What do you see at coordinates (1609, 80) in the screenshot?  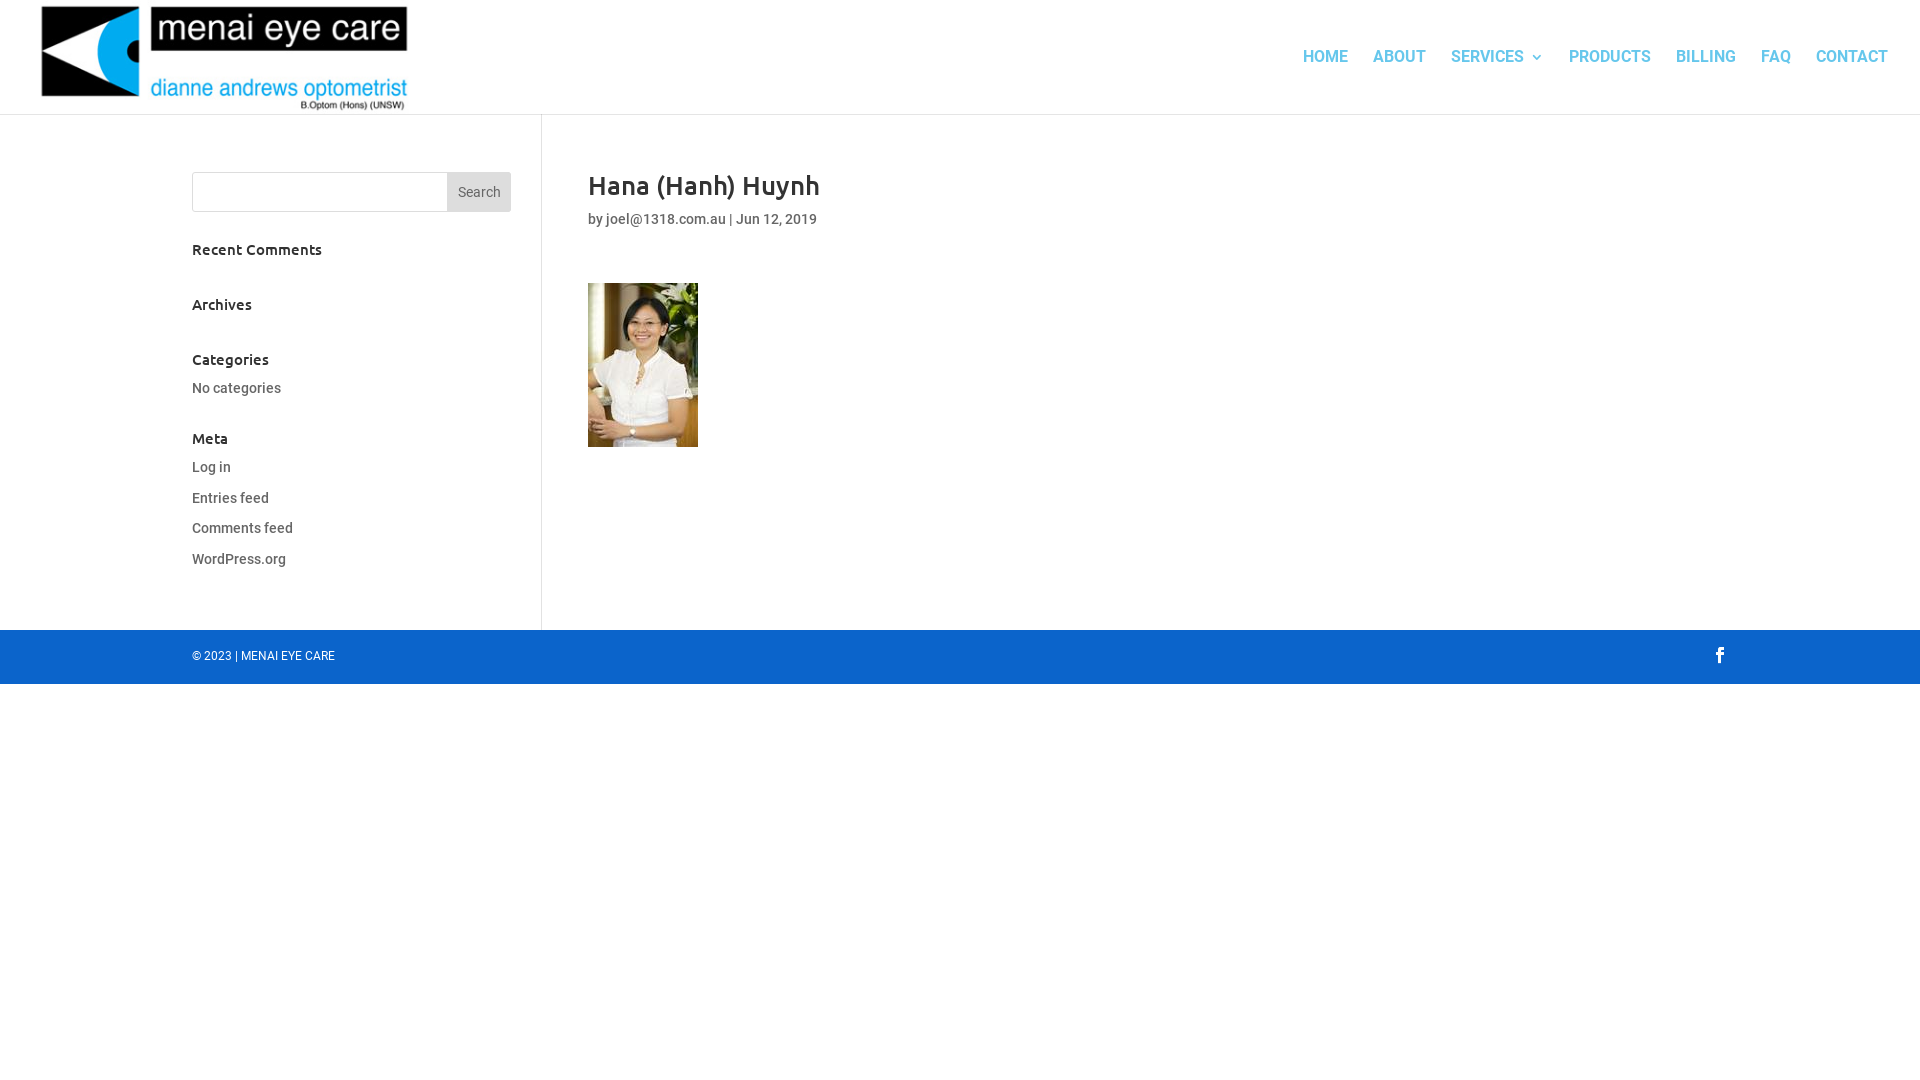 I see `'PRODUCTS'` at bounding box center [1609, 80].